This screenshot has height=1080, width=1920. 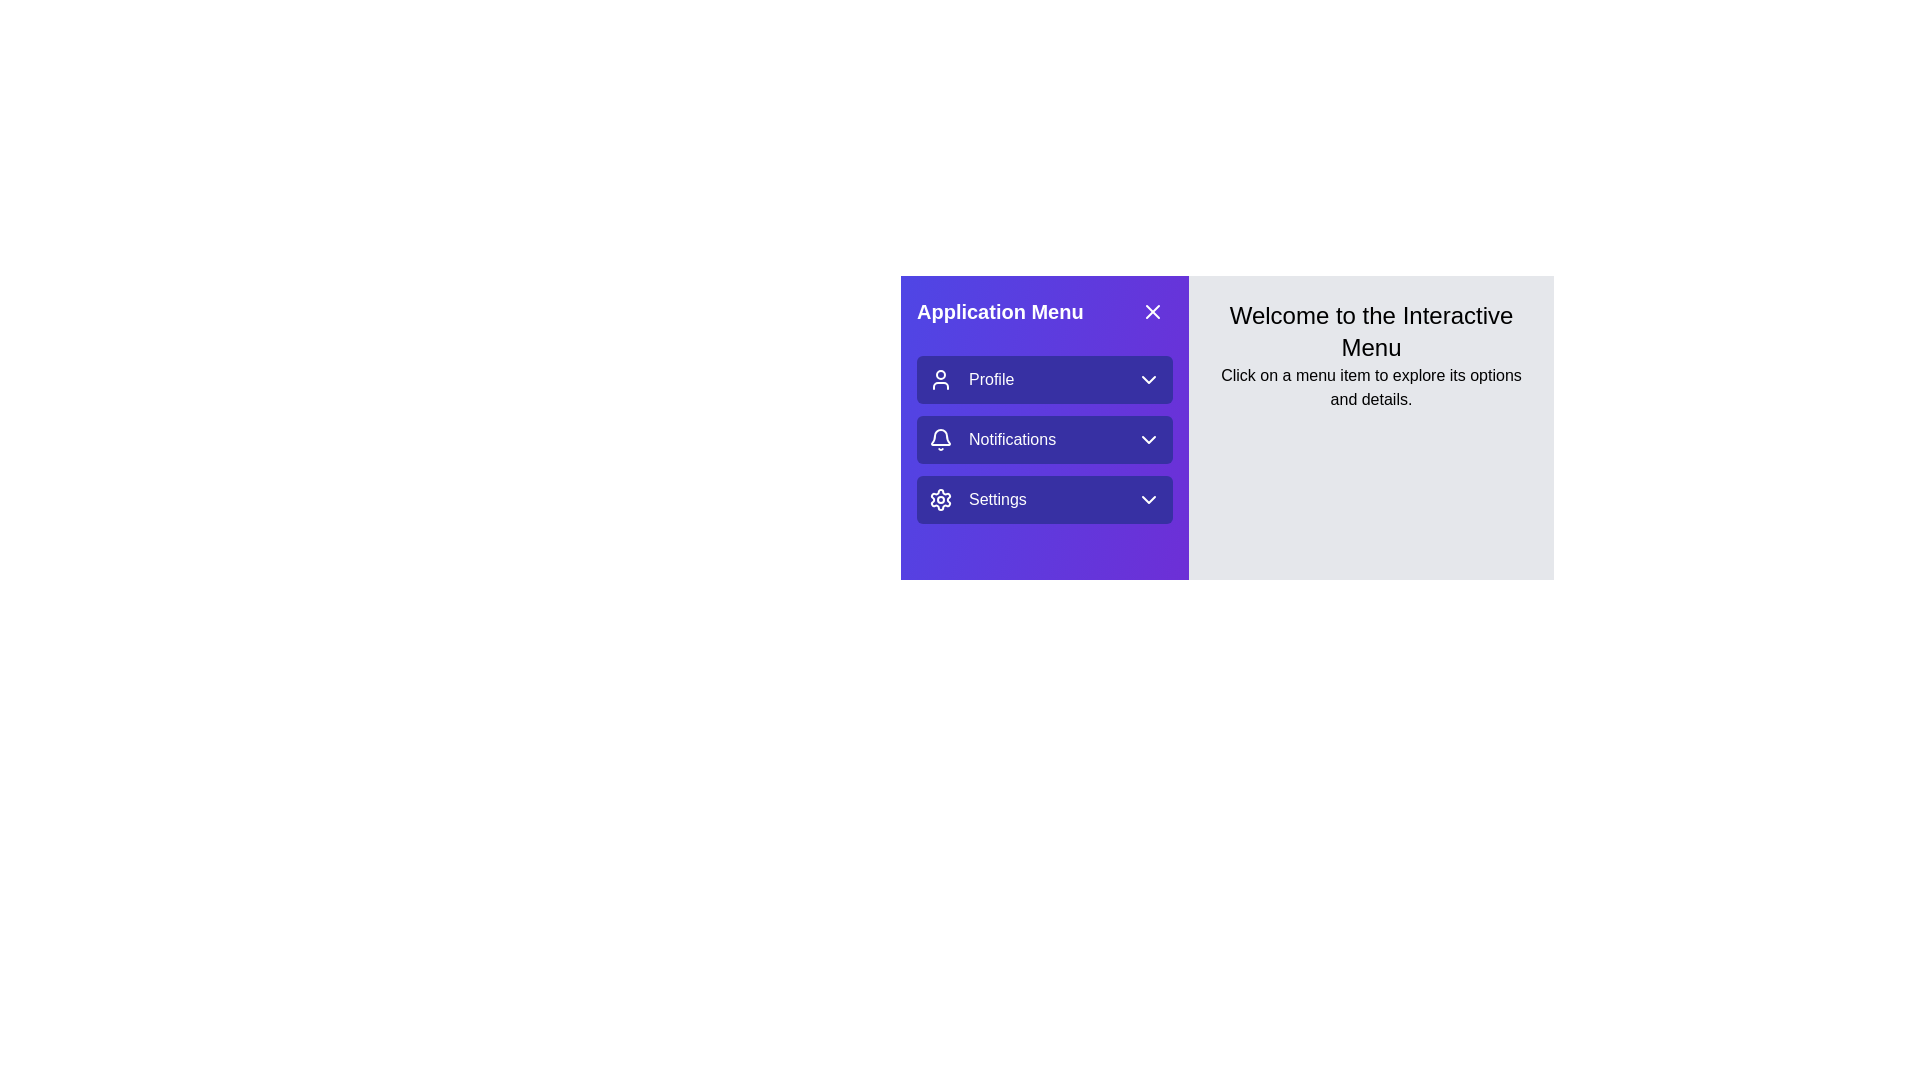 What do you see at coordinates (1044, 312) in the screenshot?
I see `title of the left-side application menu header, which is located at the top of the vertical menu panel and includes a close button` at bounding box center [1044, 312].